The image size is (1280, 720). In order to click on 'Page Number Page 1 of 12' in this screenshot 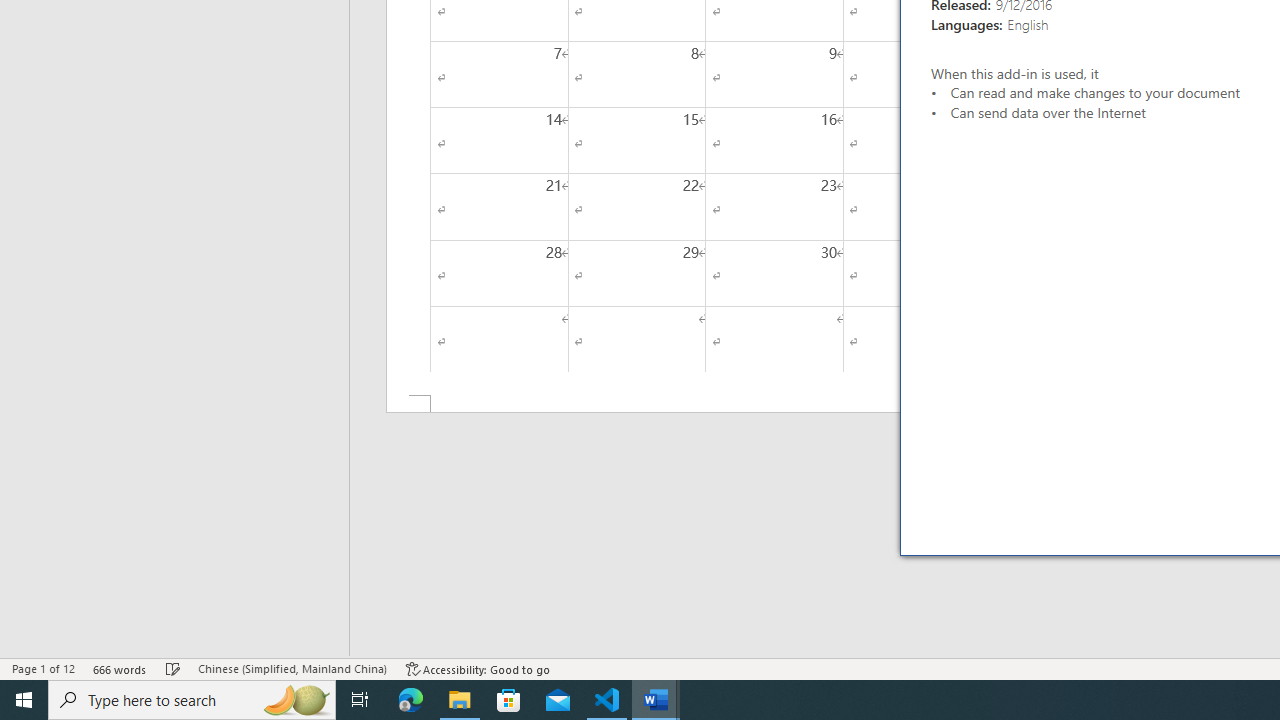, I will do `click(43, 669)`.